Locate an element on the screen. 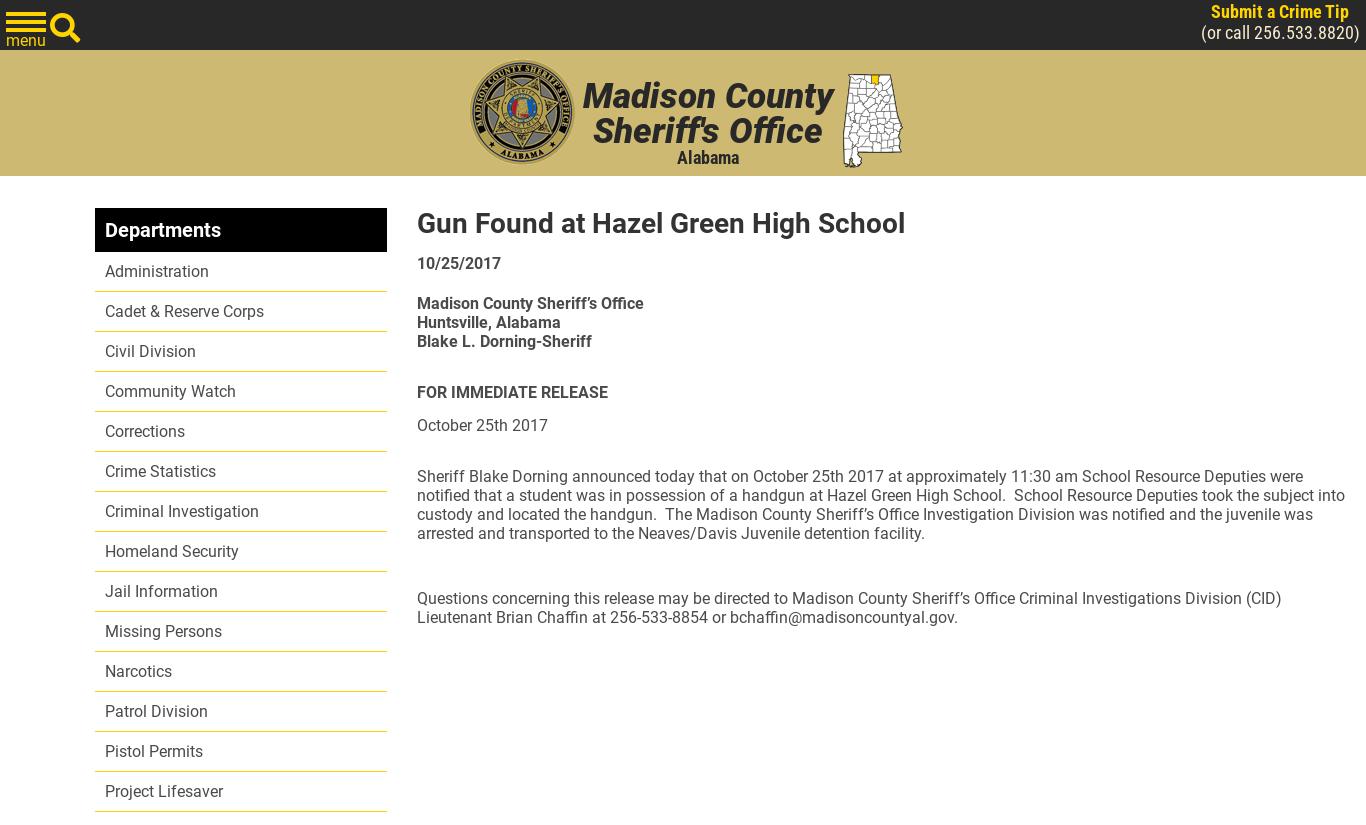 This screenshot has height=825, width=1366. 'Gun Found at Hazel Green High School' is located at coordinates (659, 223).